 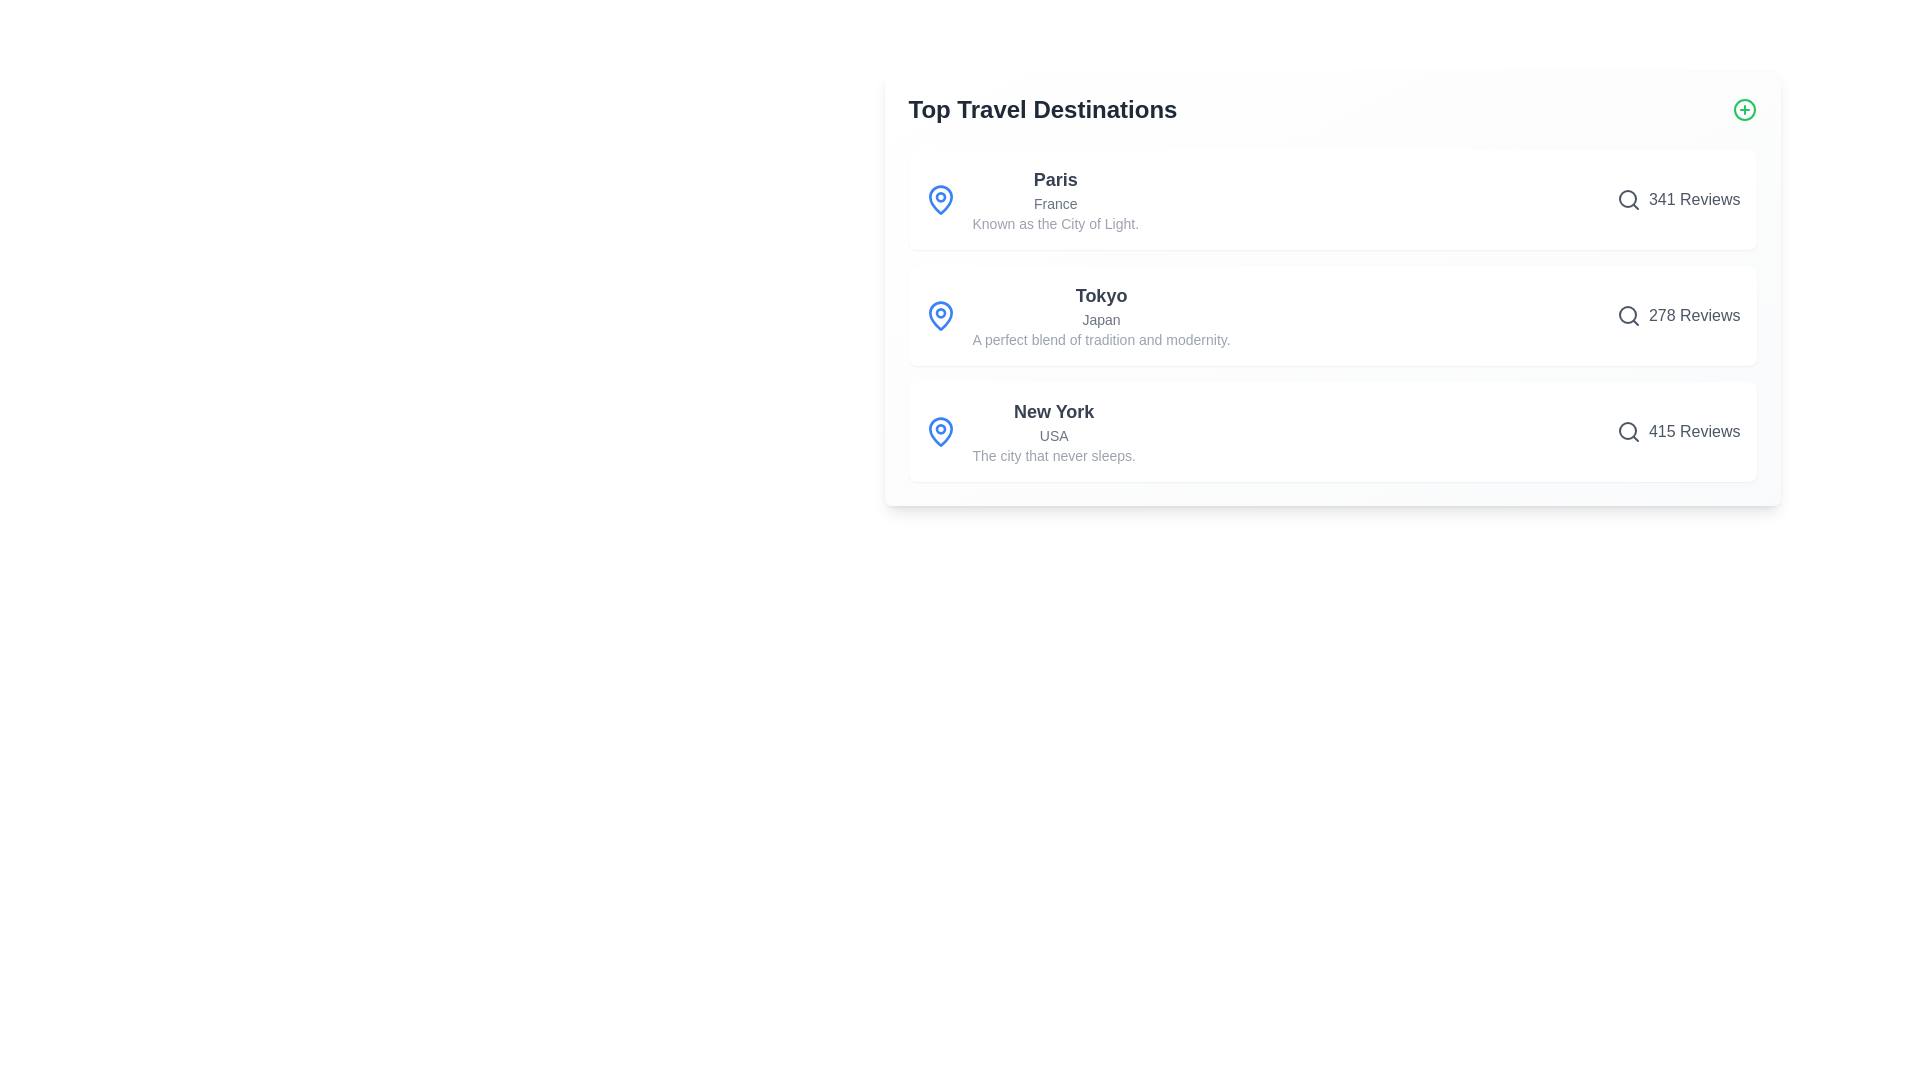 What do you see at coordinates (1743, 110) in the screenshot?
I see `'Add' button to add a new destination` at bounding box center [1743, 110].